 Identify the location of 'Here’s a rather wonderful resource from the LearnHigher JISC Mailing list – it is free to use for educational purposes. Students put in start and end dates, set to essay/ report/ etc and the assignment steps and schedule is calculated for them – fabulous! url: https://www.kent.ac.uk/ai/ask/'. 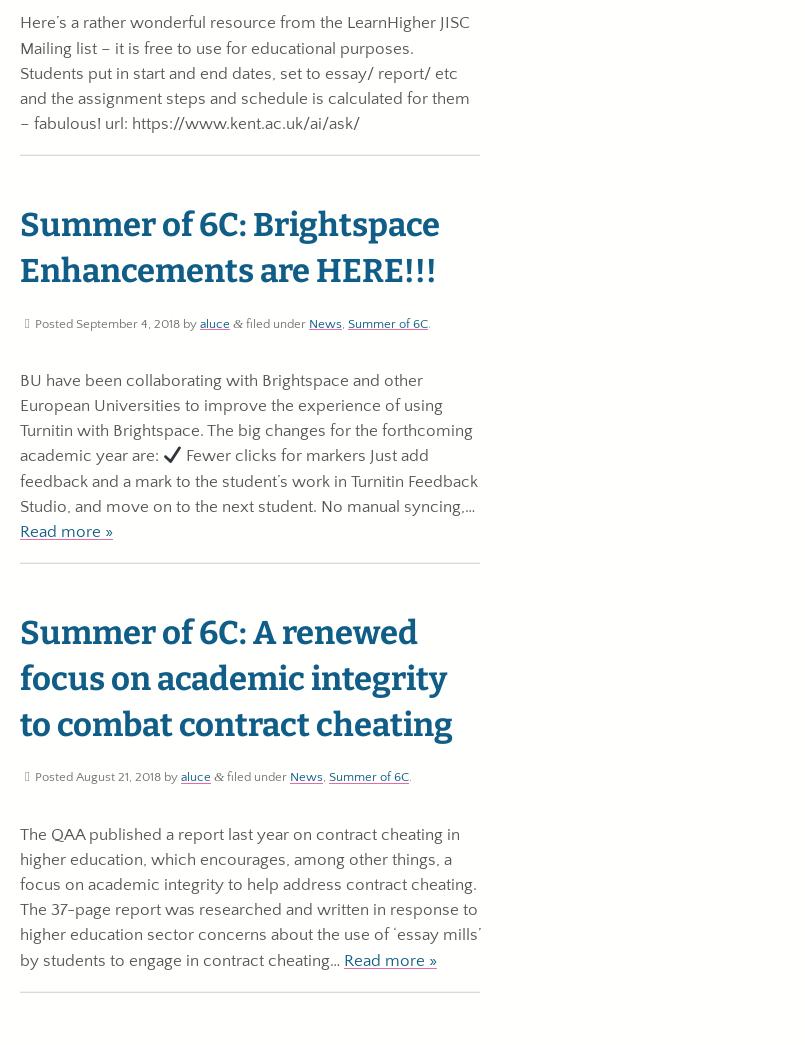
(19, 73).